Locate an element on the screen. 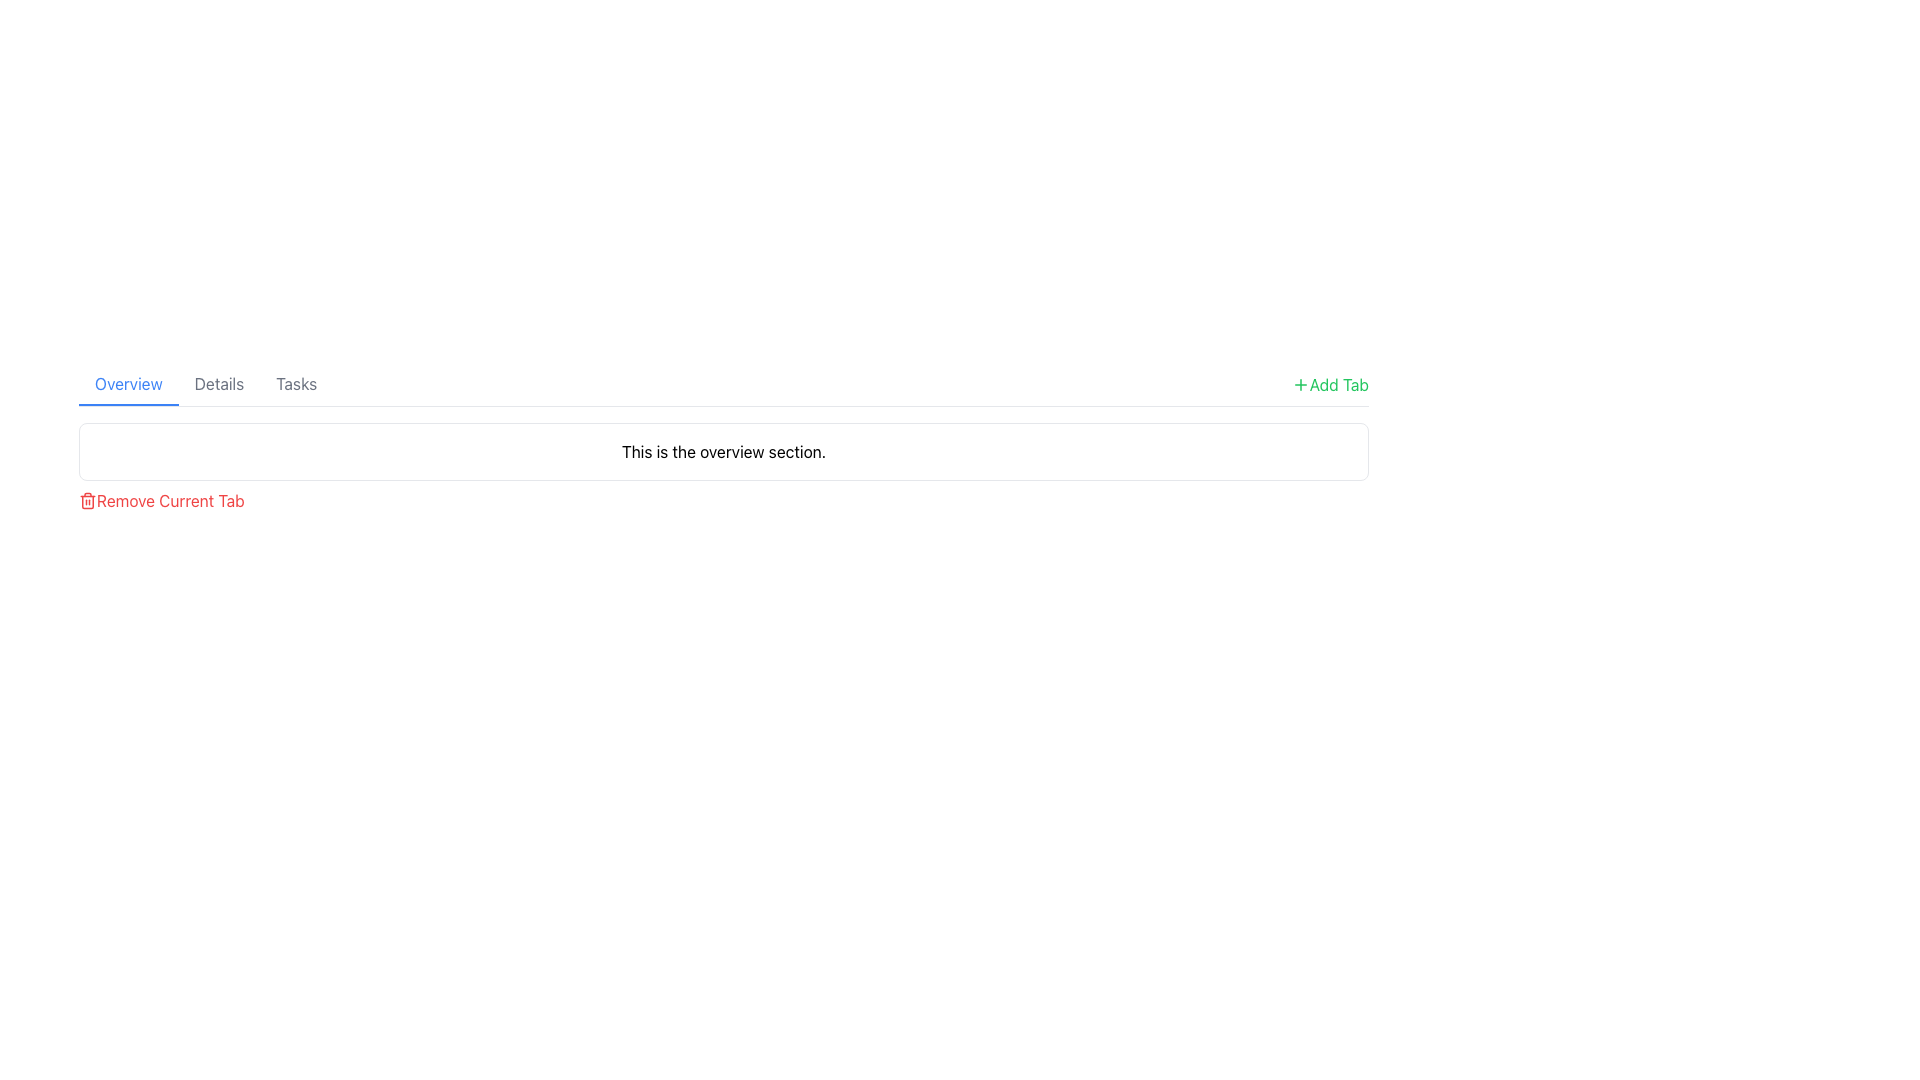  the 'Overview' navigational tab located at the far left of the top horizontal navigation bar is located at coordinates (127, 385).